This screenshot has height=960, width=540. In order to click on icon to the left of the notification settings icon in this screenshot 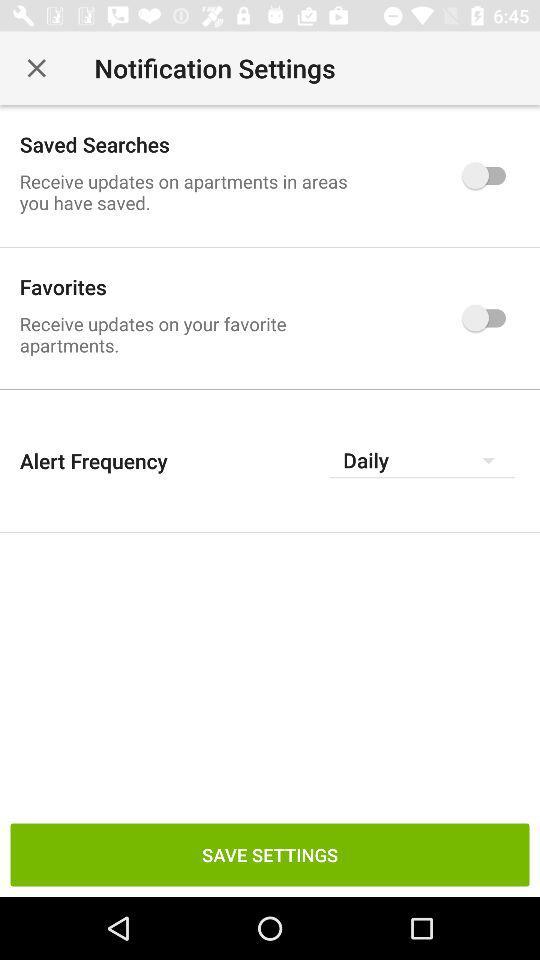, I will do `click(36, 68)`.